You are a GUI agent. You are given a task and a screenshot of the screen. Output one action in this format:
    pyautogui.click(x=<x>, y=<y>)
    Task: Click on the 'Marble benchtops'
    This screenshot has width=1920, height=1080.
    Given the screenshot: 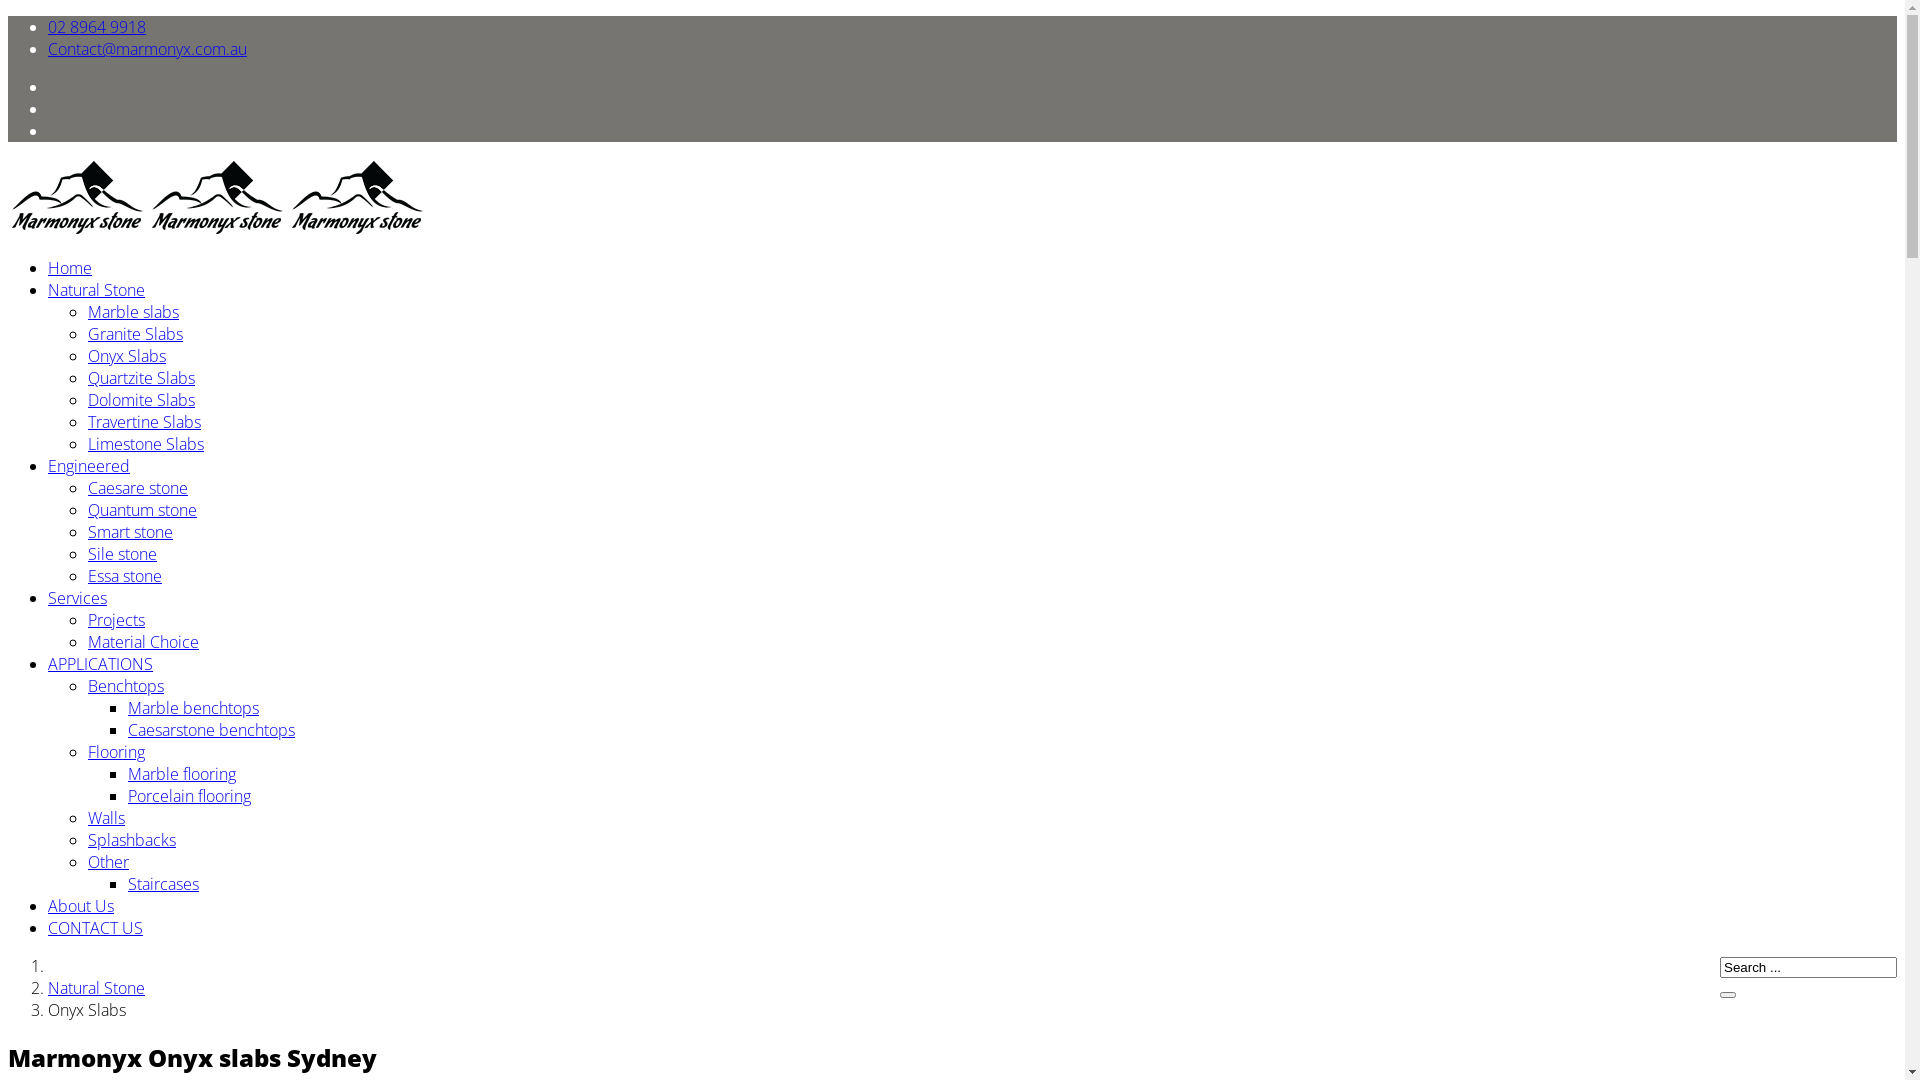 What is the action you would take?
    pyautogui.click(x=193, y=707)
    